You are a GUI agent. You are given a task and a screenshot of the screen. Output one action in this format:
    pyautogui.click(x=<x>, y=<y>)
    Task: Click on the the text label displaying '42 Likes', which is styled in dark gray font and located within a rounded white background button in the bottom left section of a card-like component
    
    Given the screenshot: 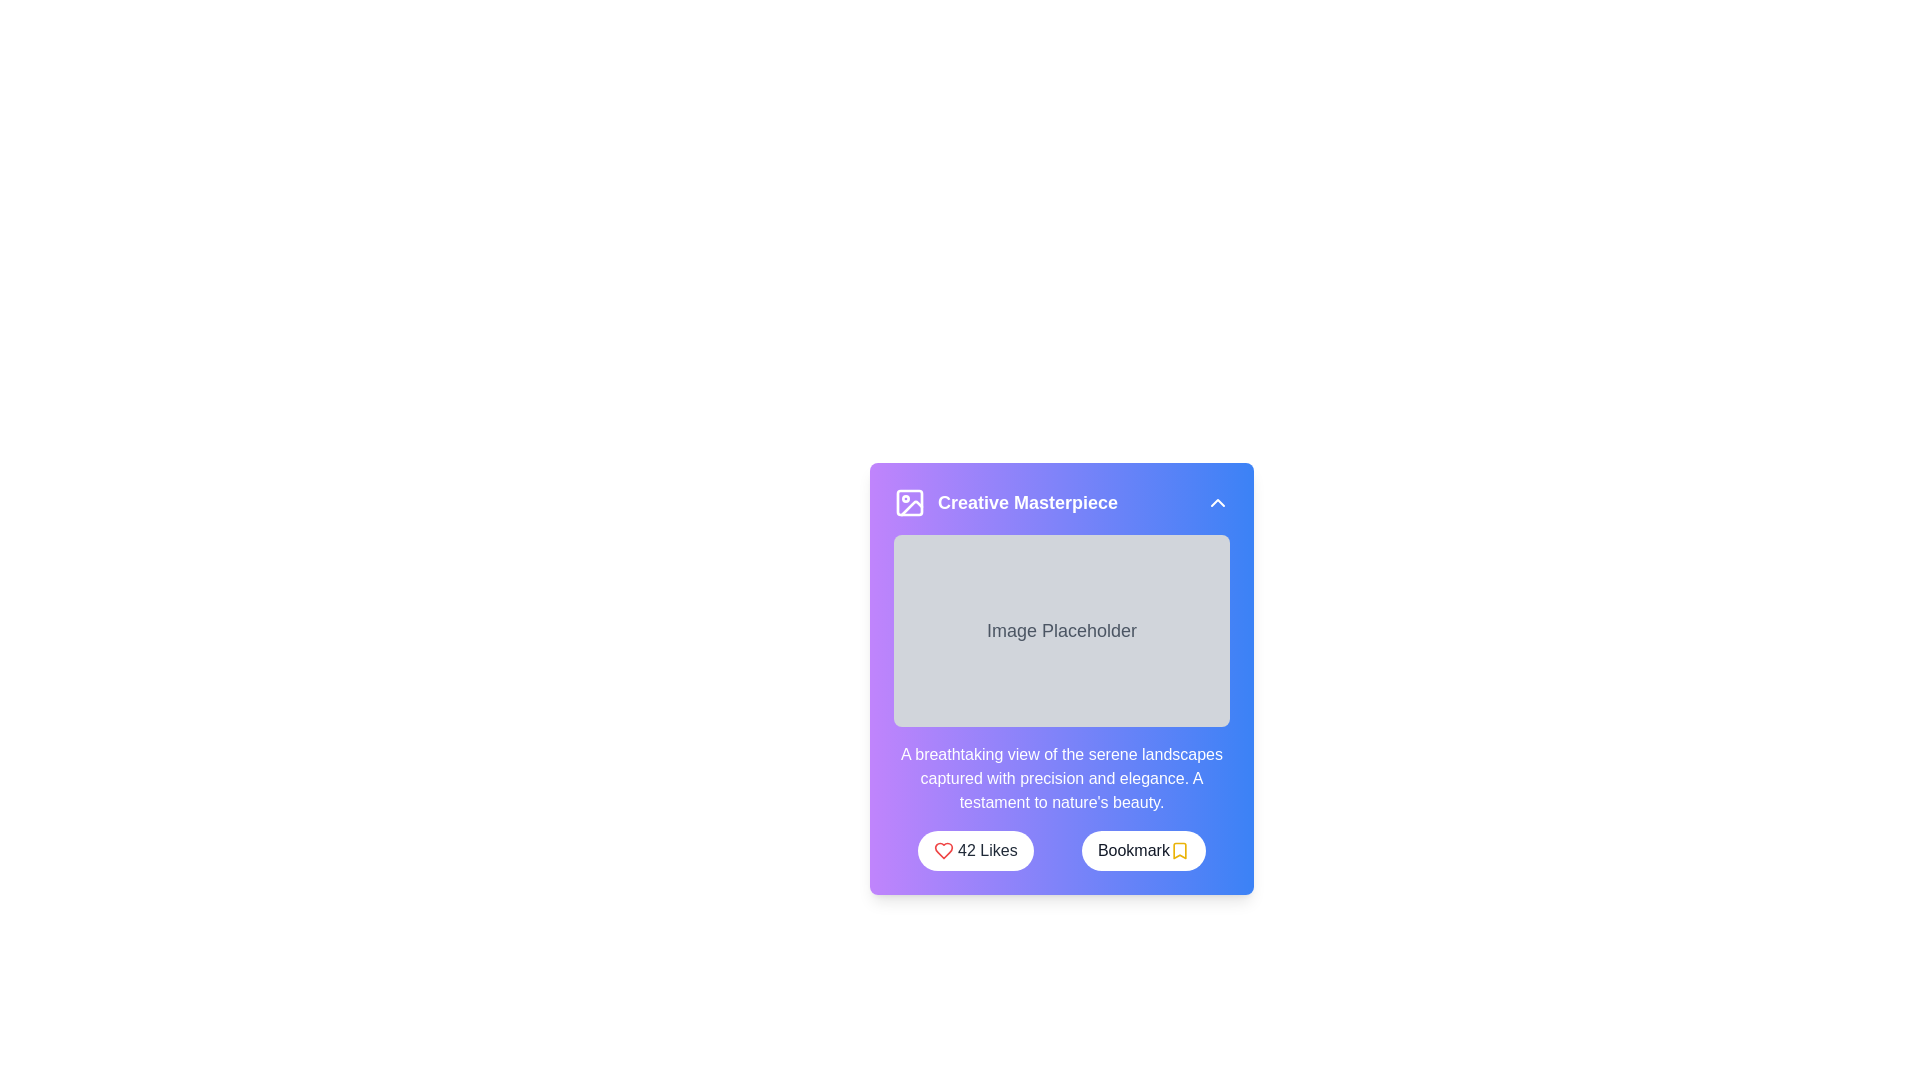 What is the action you would take?
    pyautogui.click(x=987, y=851)
    